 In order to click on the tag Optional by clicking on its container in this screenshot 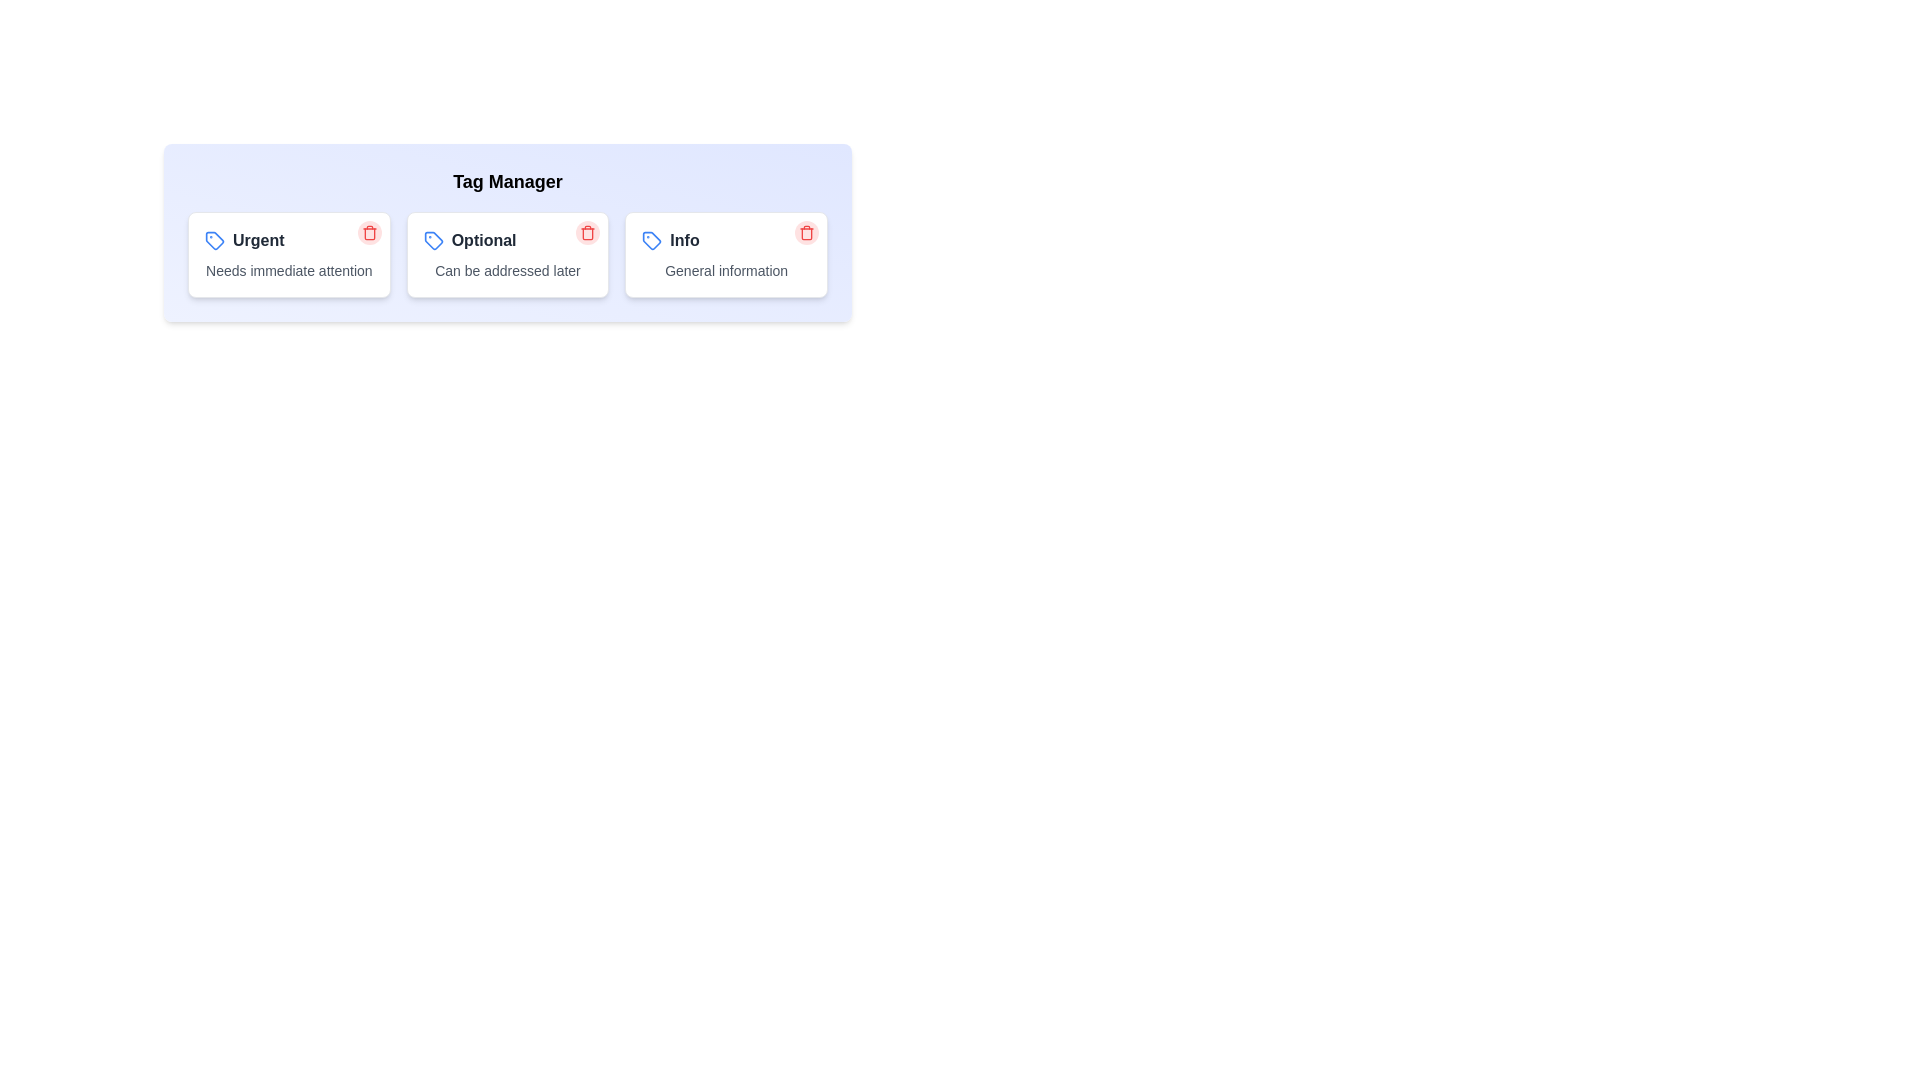, I will do `click(508, 253)`.